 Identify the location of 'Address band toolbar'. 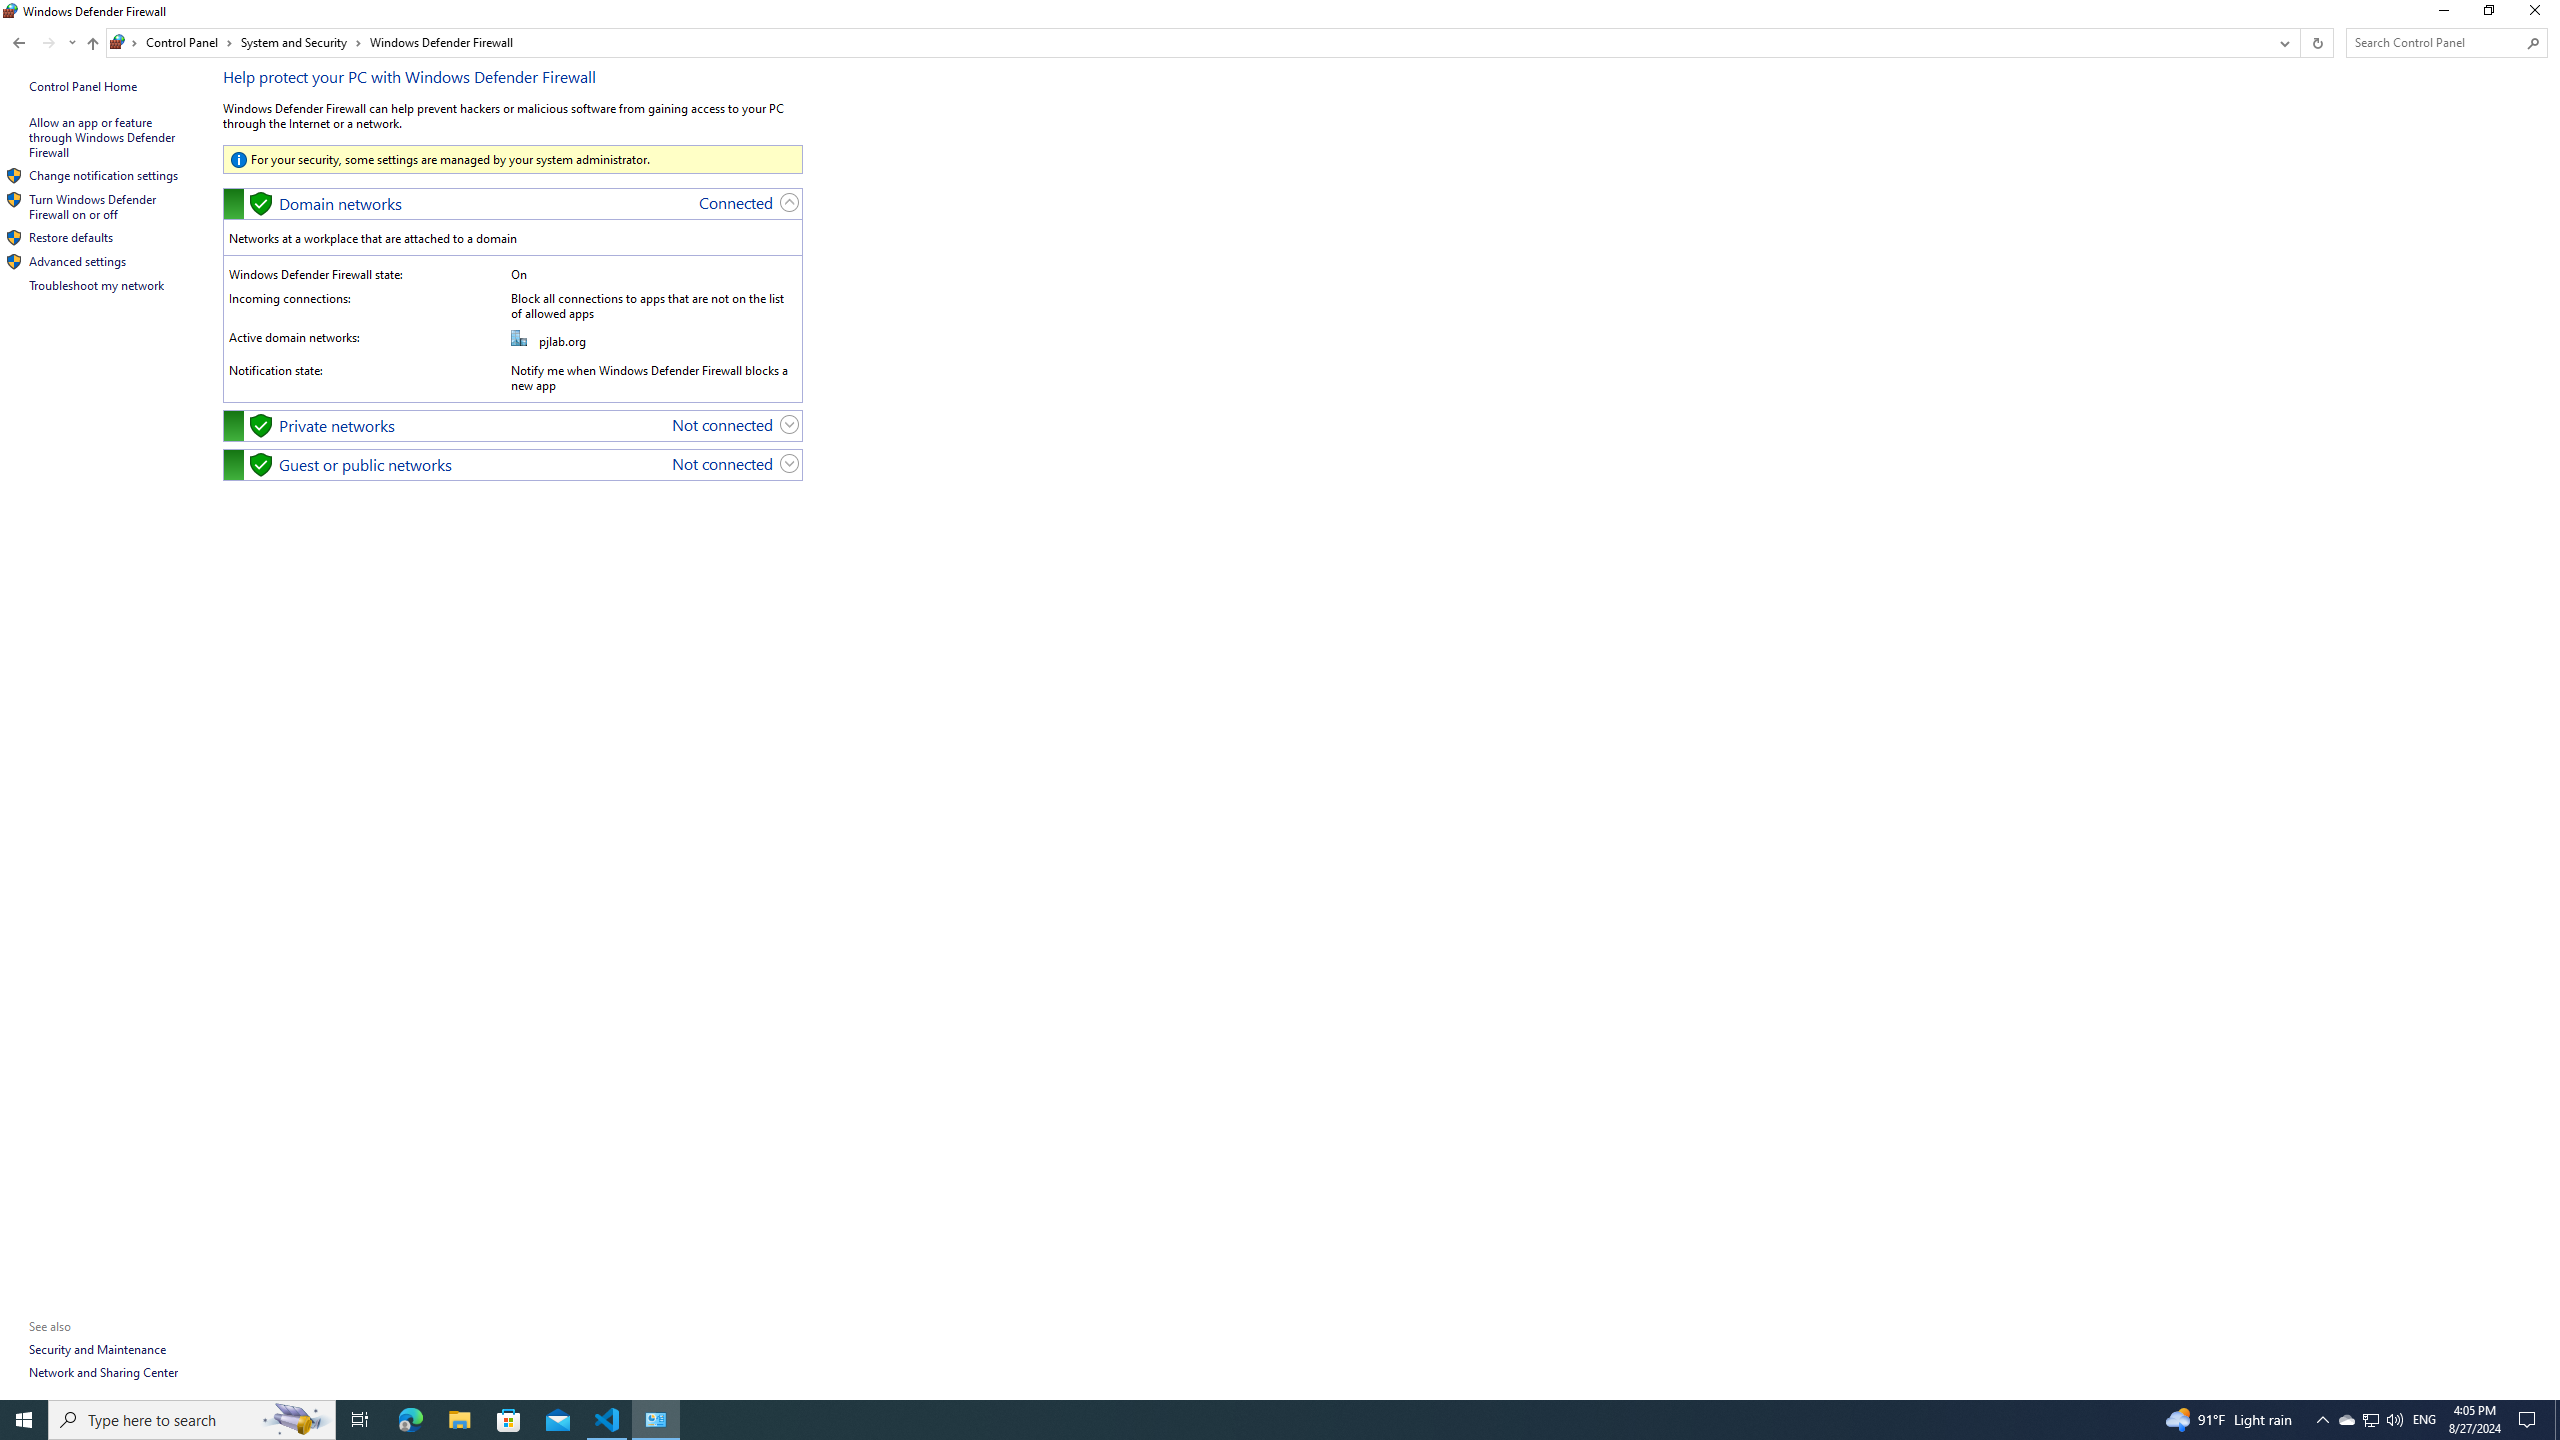
(2299, 42).